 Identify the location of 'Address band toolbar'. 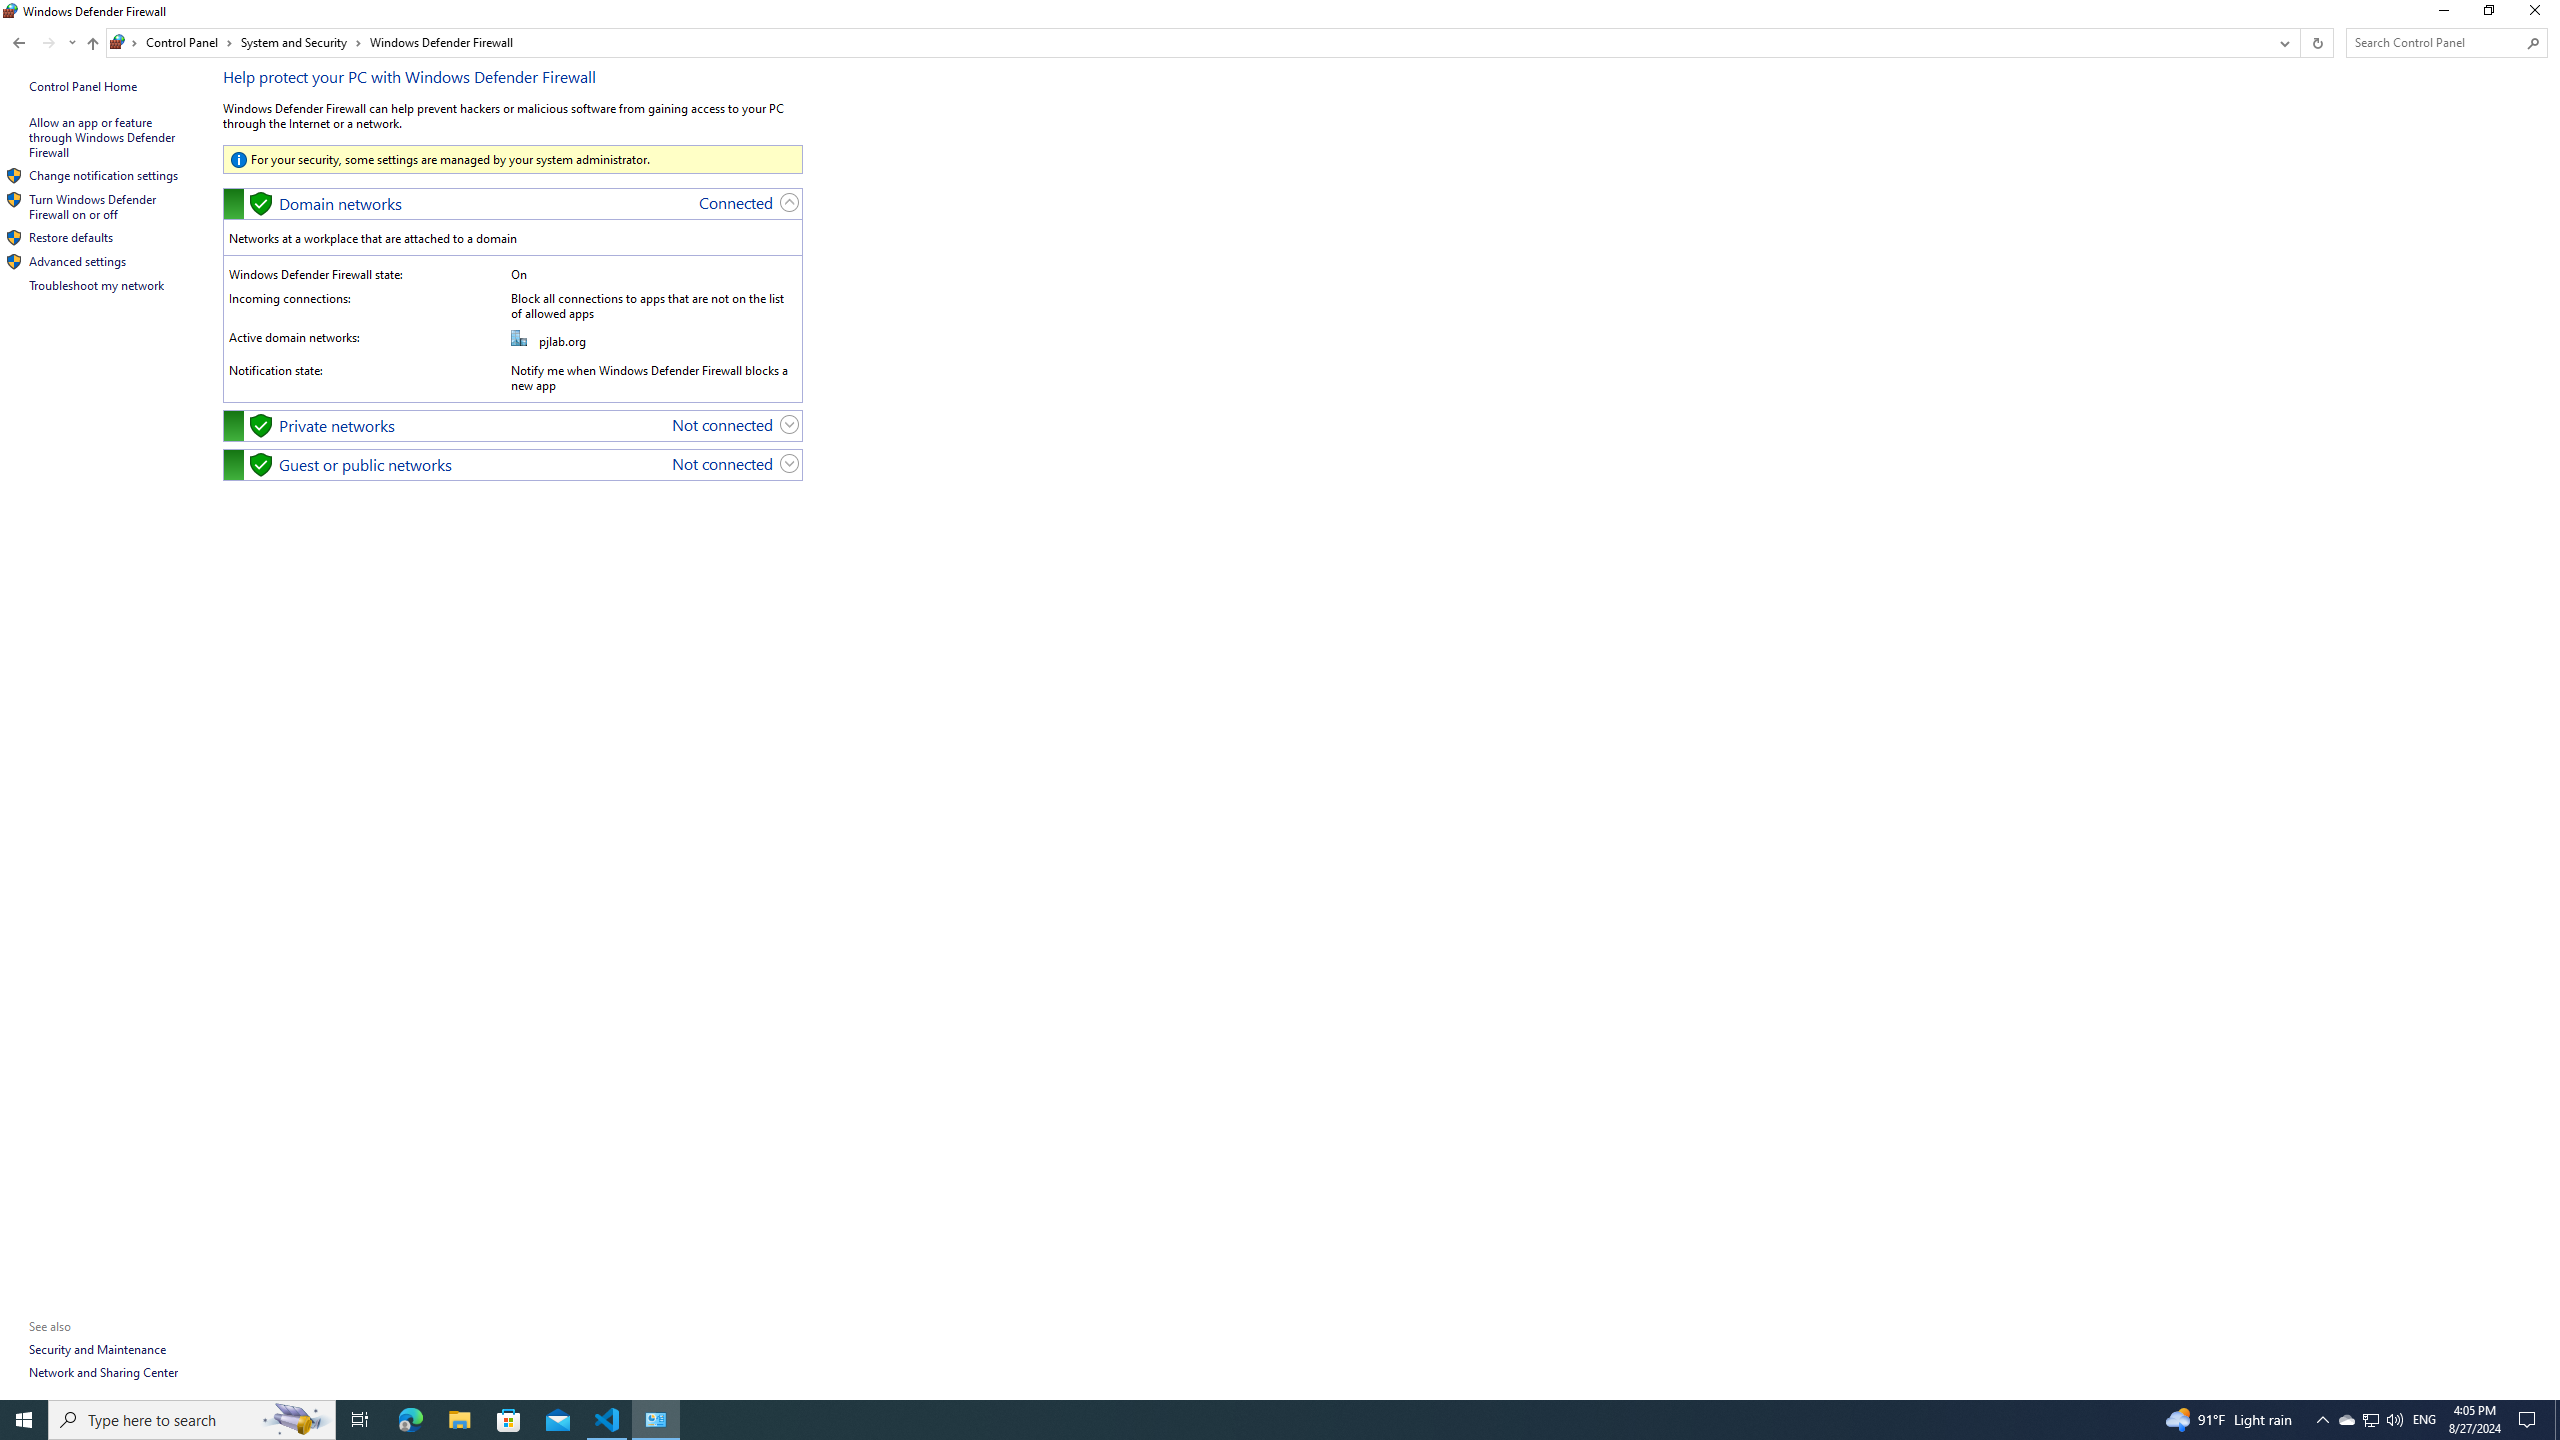
(2299, 42).